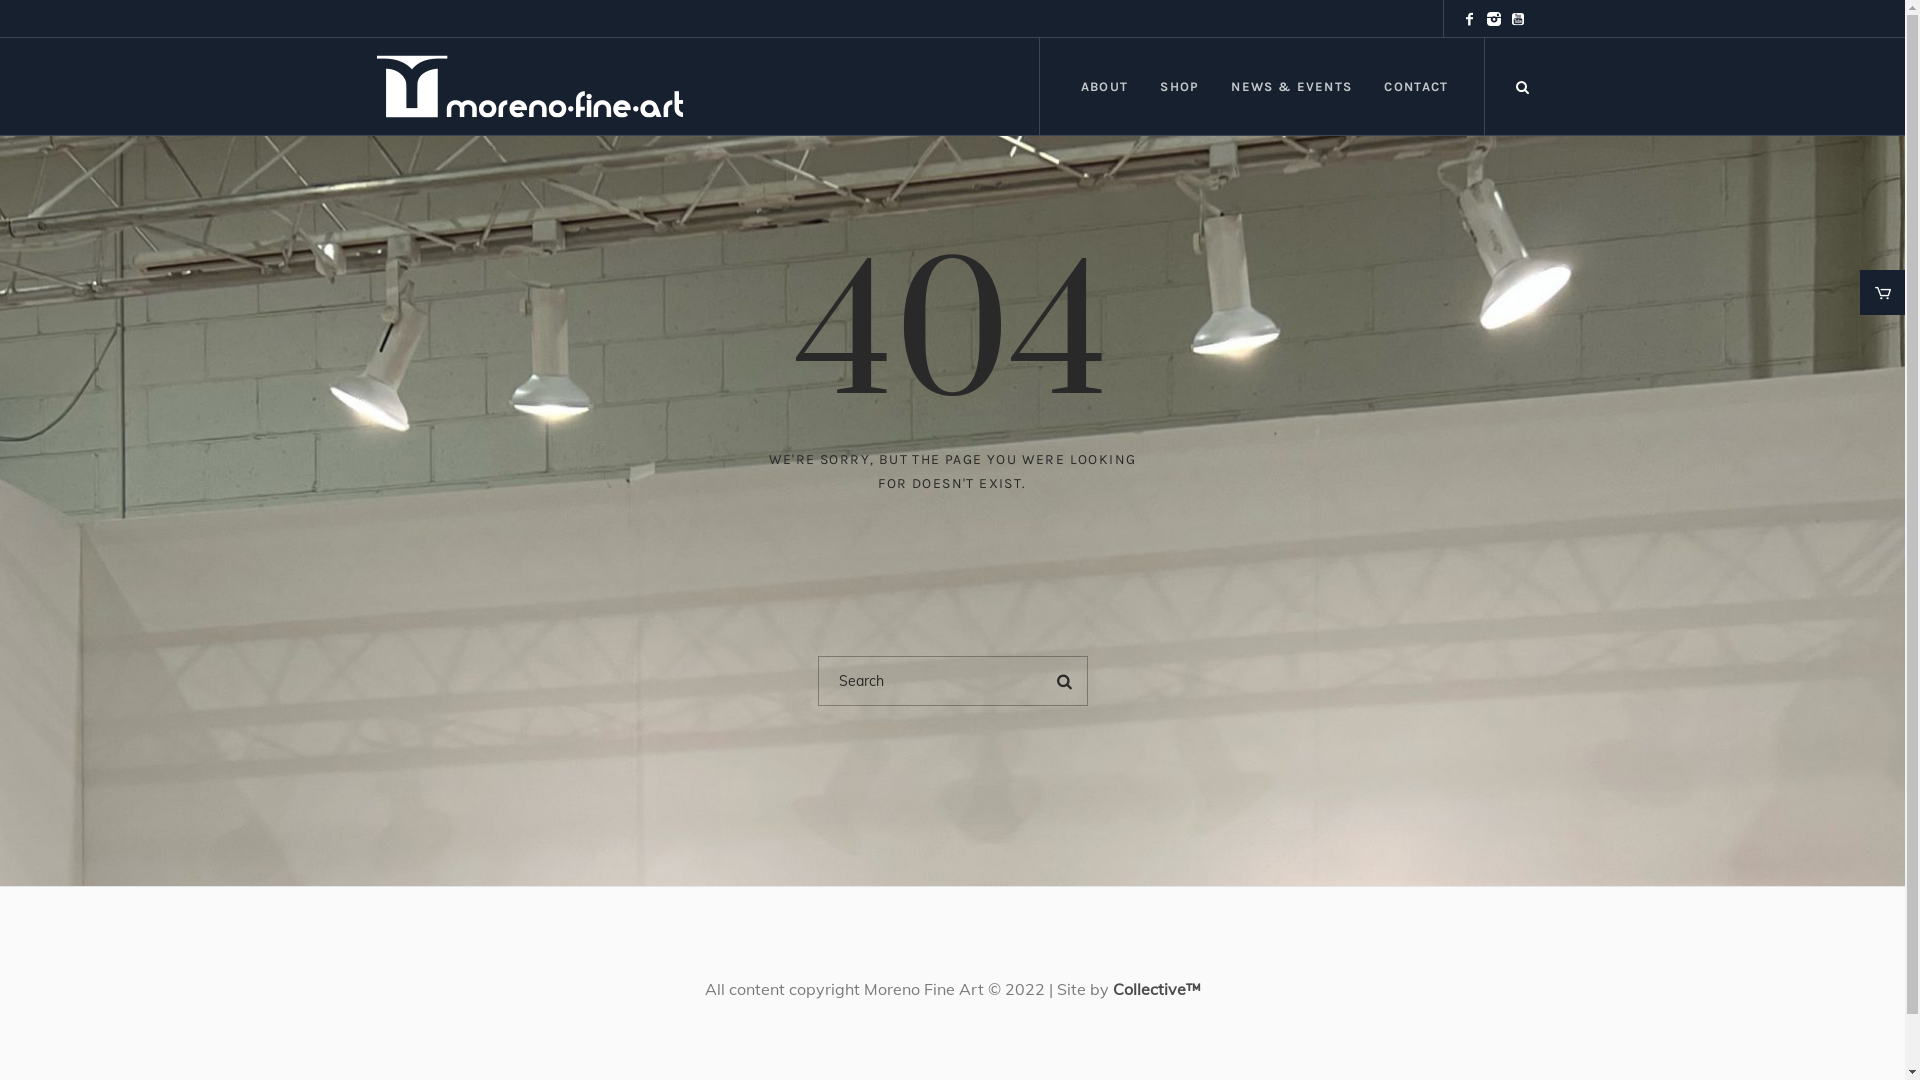  What do you see at coordinates (1492, 19) in the screenshot?
I see `'Instagram'` at bounding box center [1492, 19].